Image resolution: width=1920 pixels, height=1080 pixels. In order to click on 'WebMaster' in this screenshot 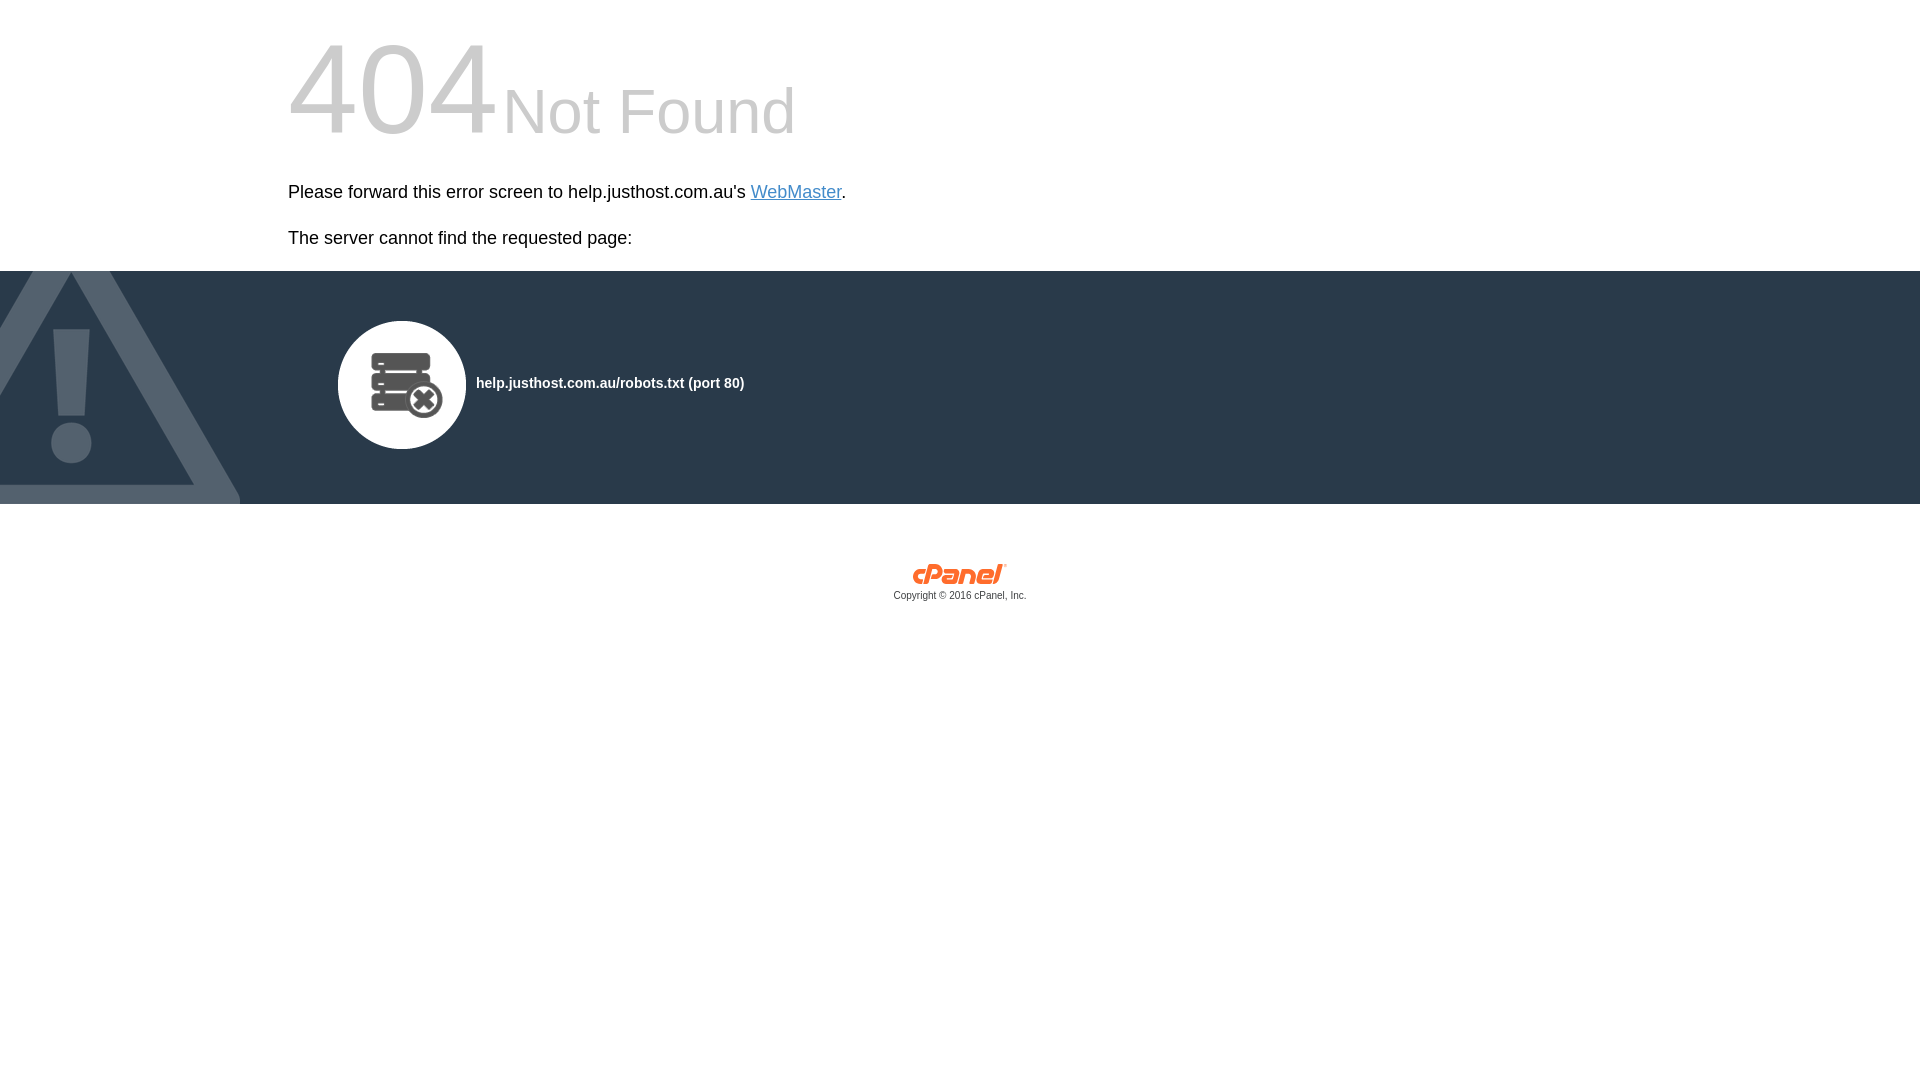, I will do `click(795, 192)`.